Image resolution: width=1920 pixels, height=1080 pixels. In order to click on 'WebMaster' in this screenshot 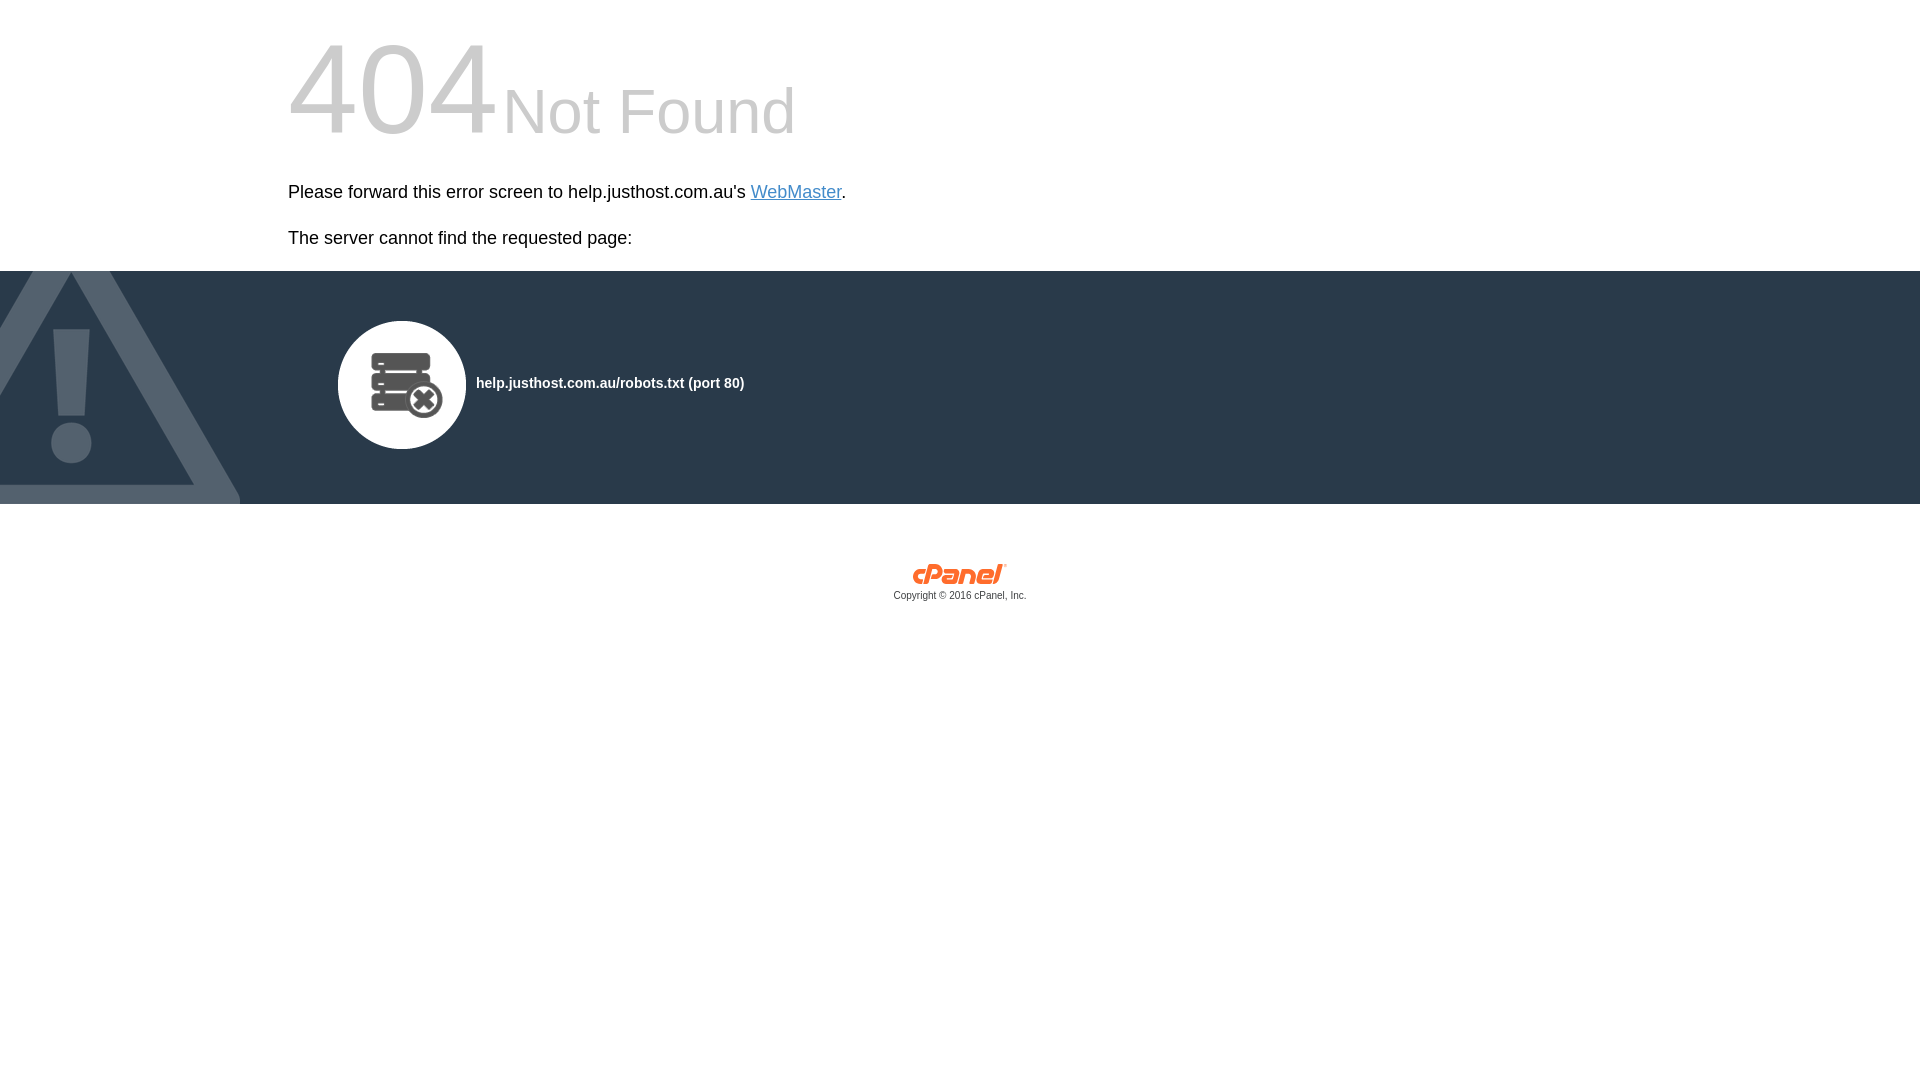, I will do `click(795, 192)`.